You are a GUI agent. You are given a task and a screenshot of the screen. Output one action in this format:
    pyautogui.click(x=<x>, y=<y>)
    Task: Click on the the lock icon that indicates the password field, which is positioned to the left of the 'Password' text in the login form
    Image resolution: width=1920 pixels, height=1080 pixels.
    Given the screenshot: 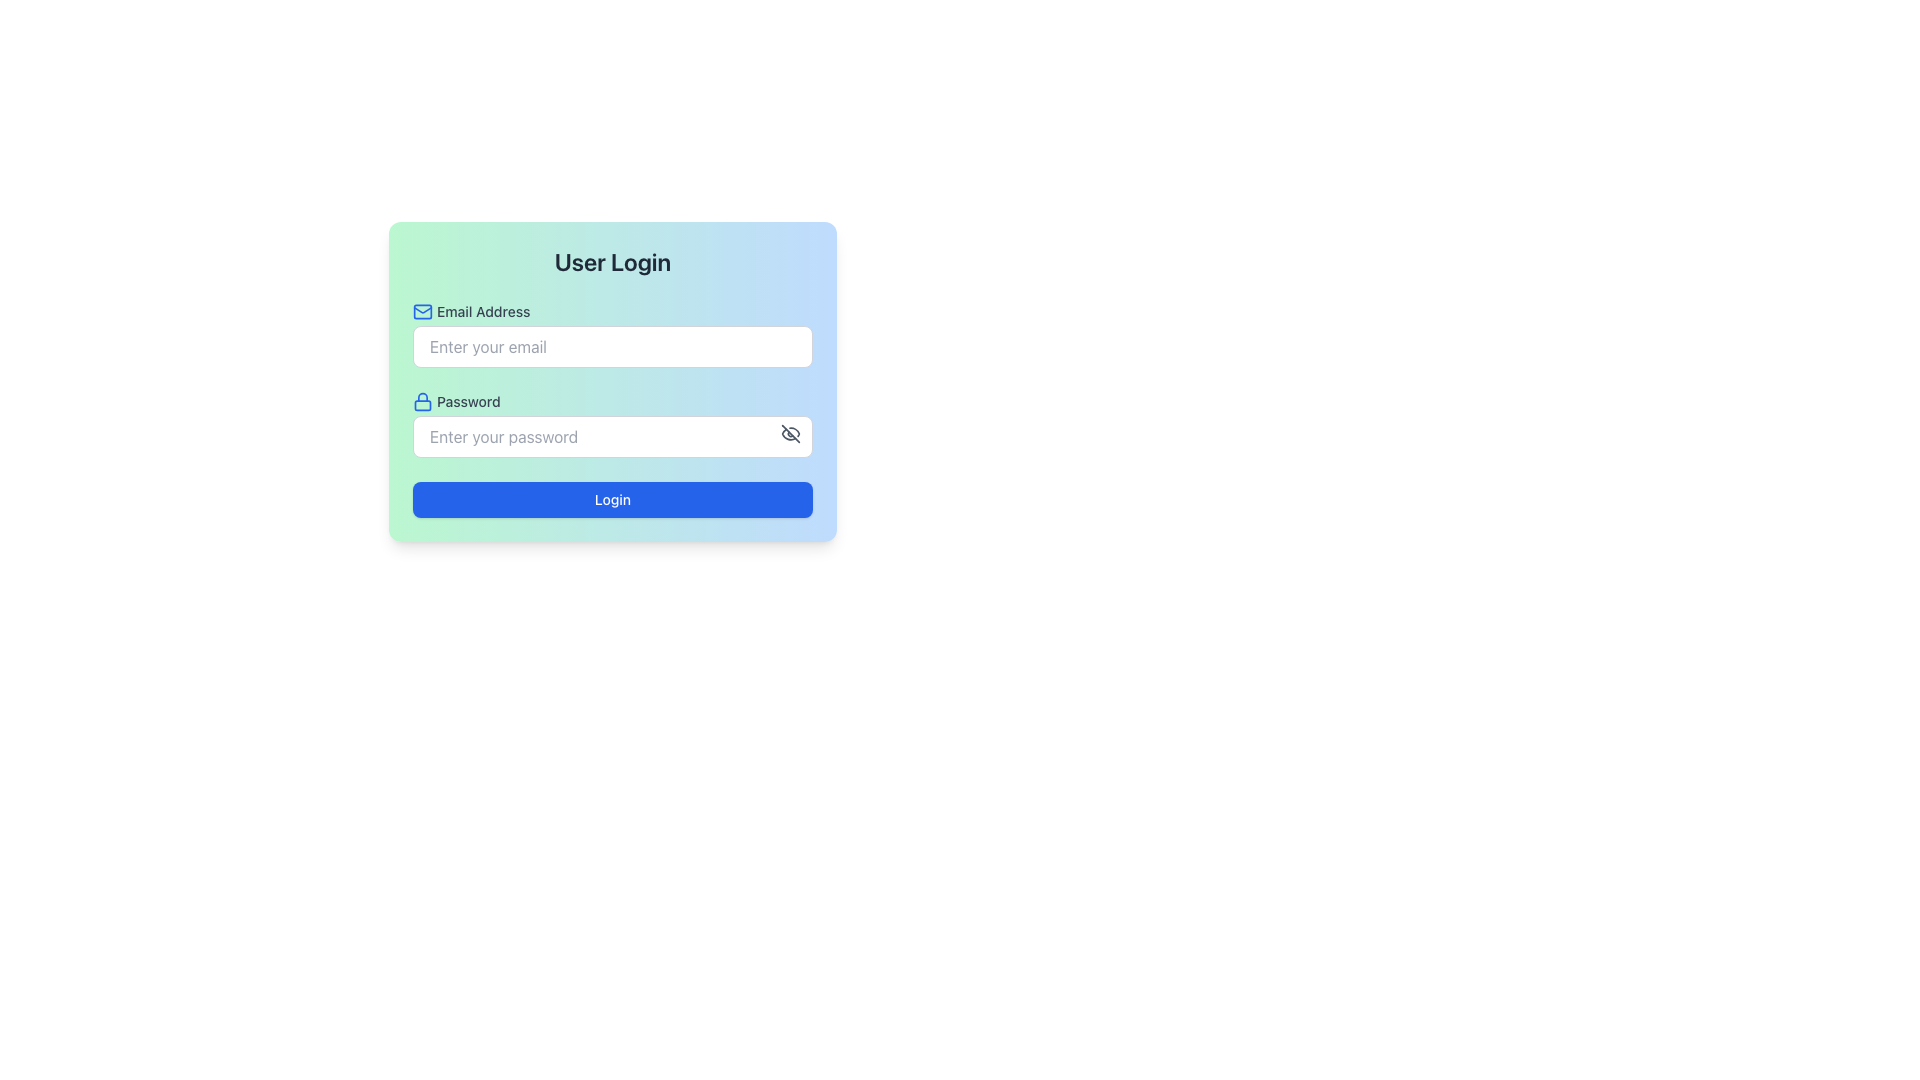 What is the action you would take?
    pyautogui.click(x=421, y=401)
    